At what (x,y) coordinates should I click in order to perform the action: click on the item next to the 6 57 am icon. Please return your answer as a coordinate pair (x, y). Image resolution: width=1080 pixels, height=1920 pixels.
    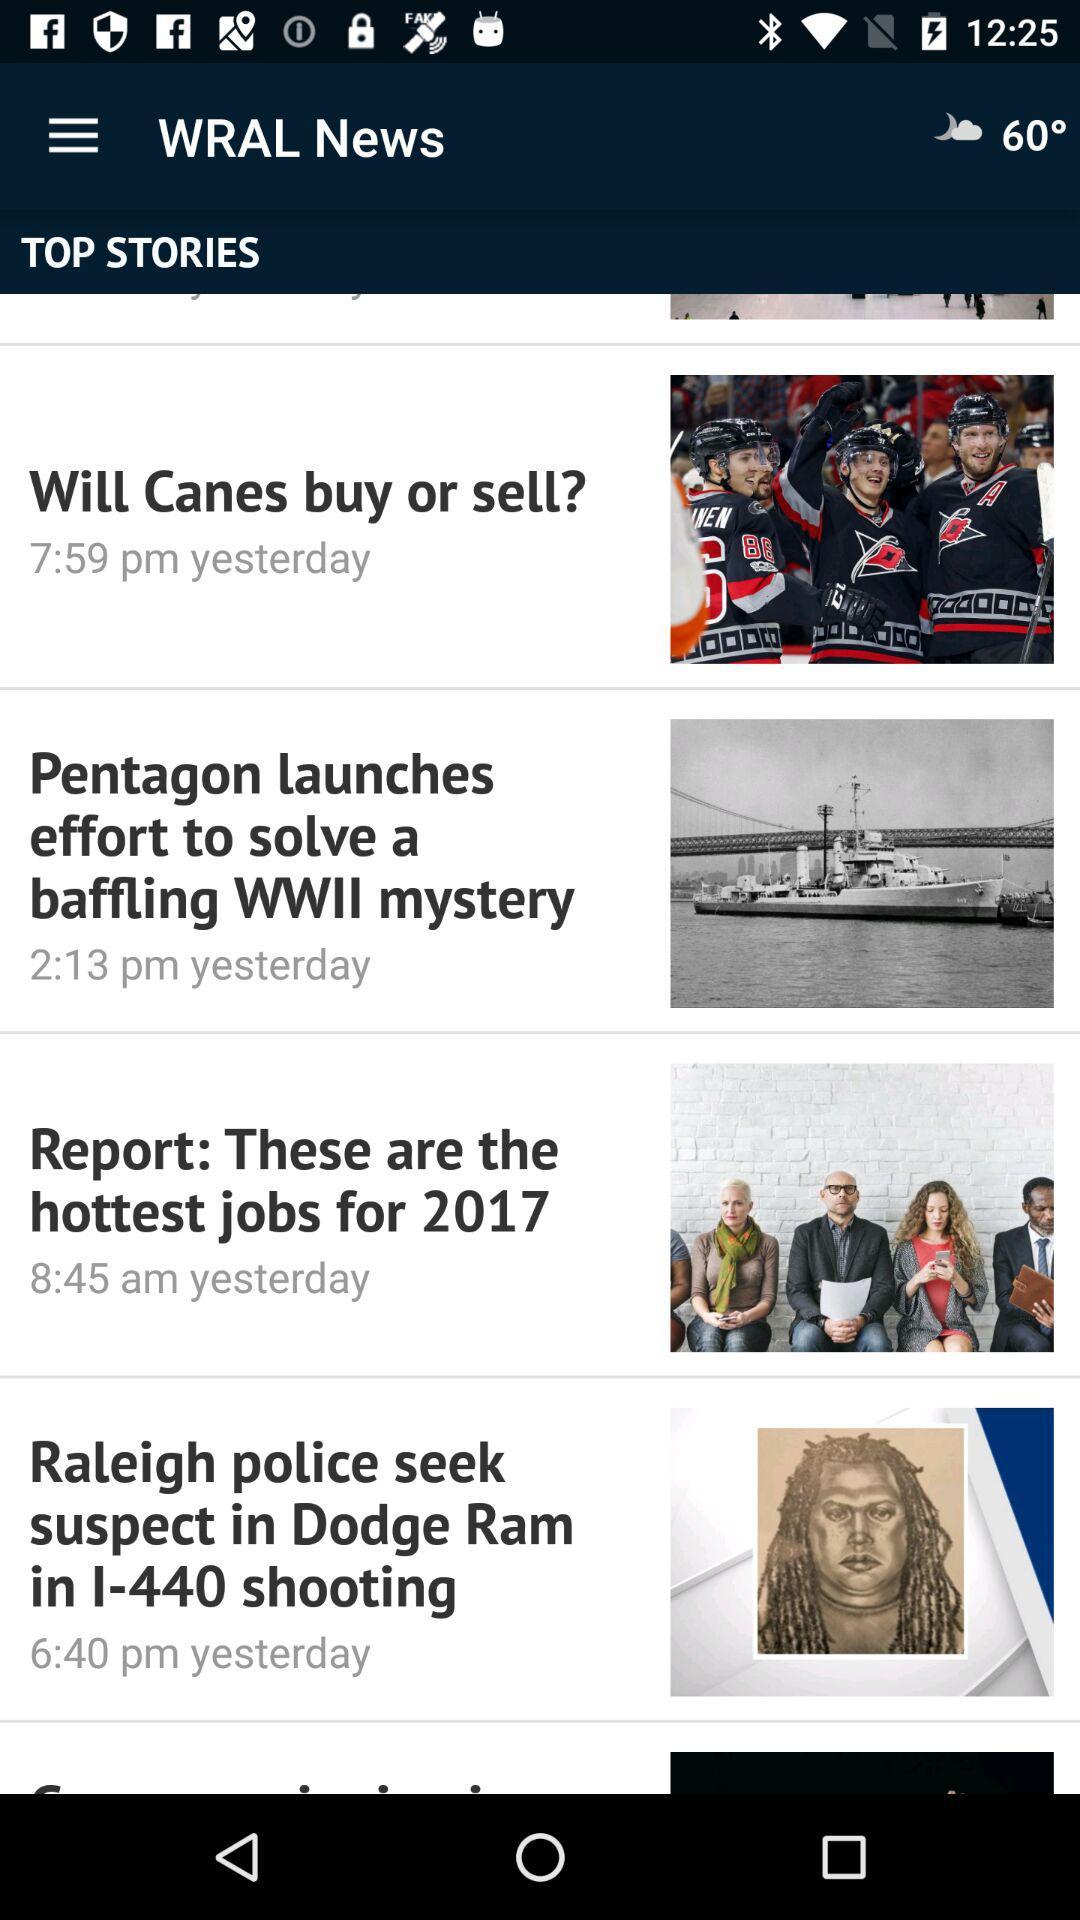
    Looking at the image, I should click on (861, 305).